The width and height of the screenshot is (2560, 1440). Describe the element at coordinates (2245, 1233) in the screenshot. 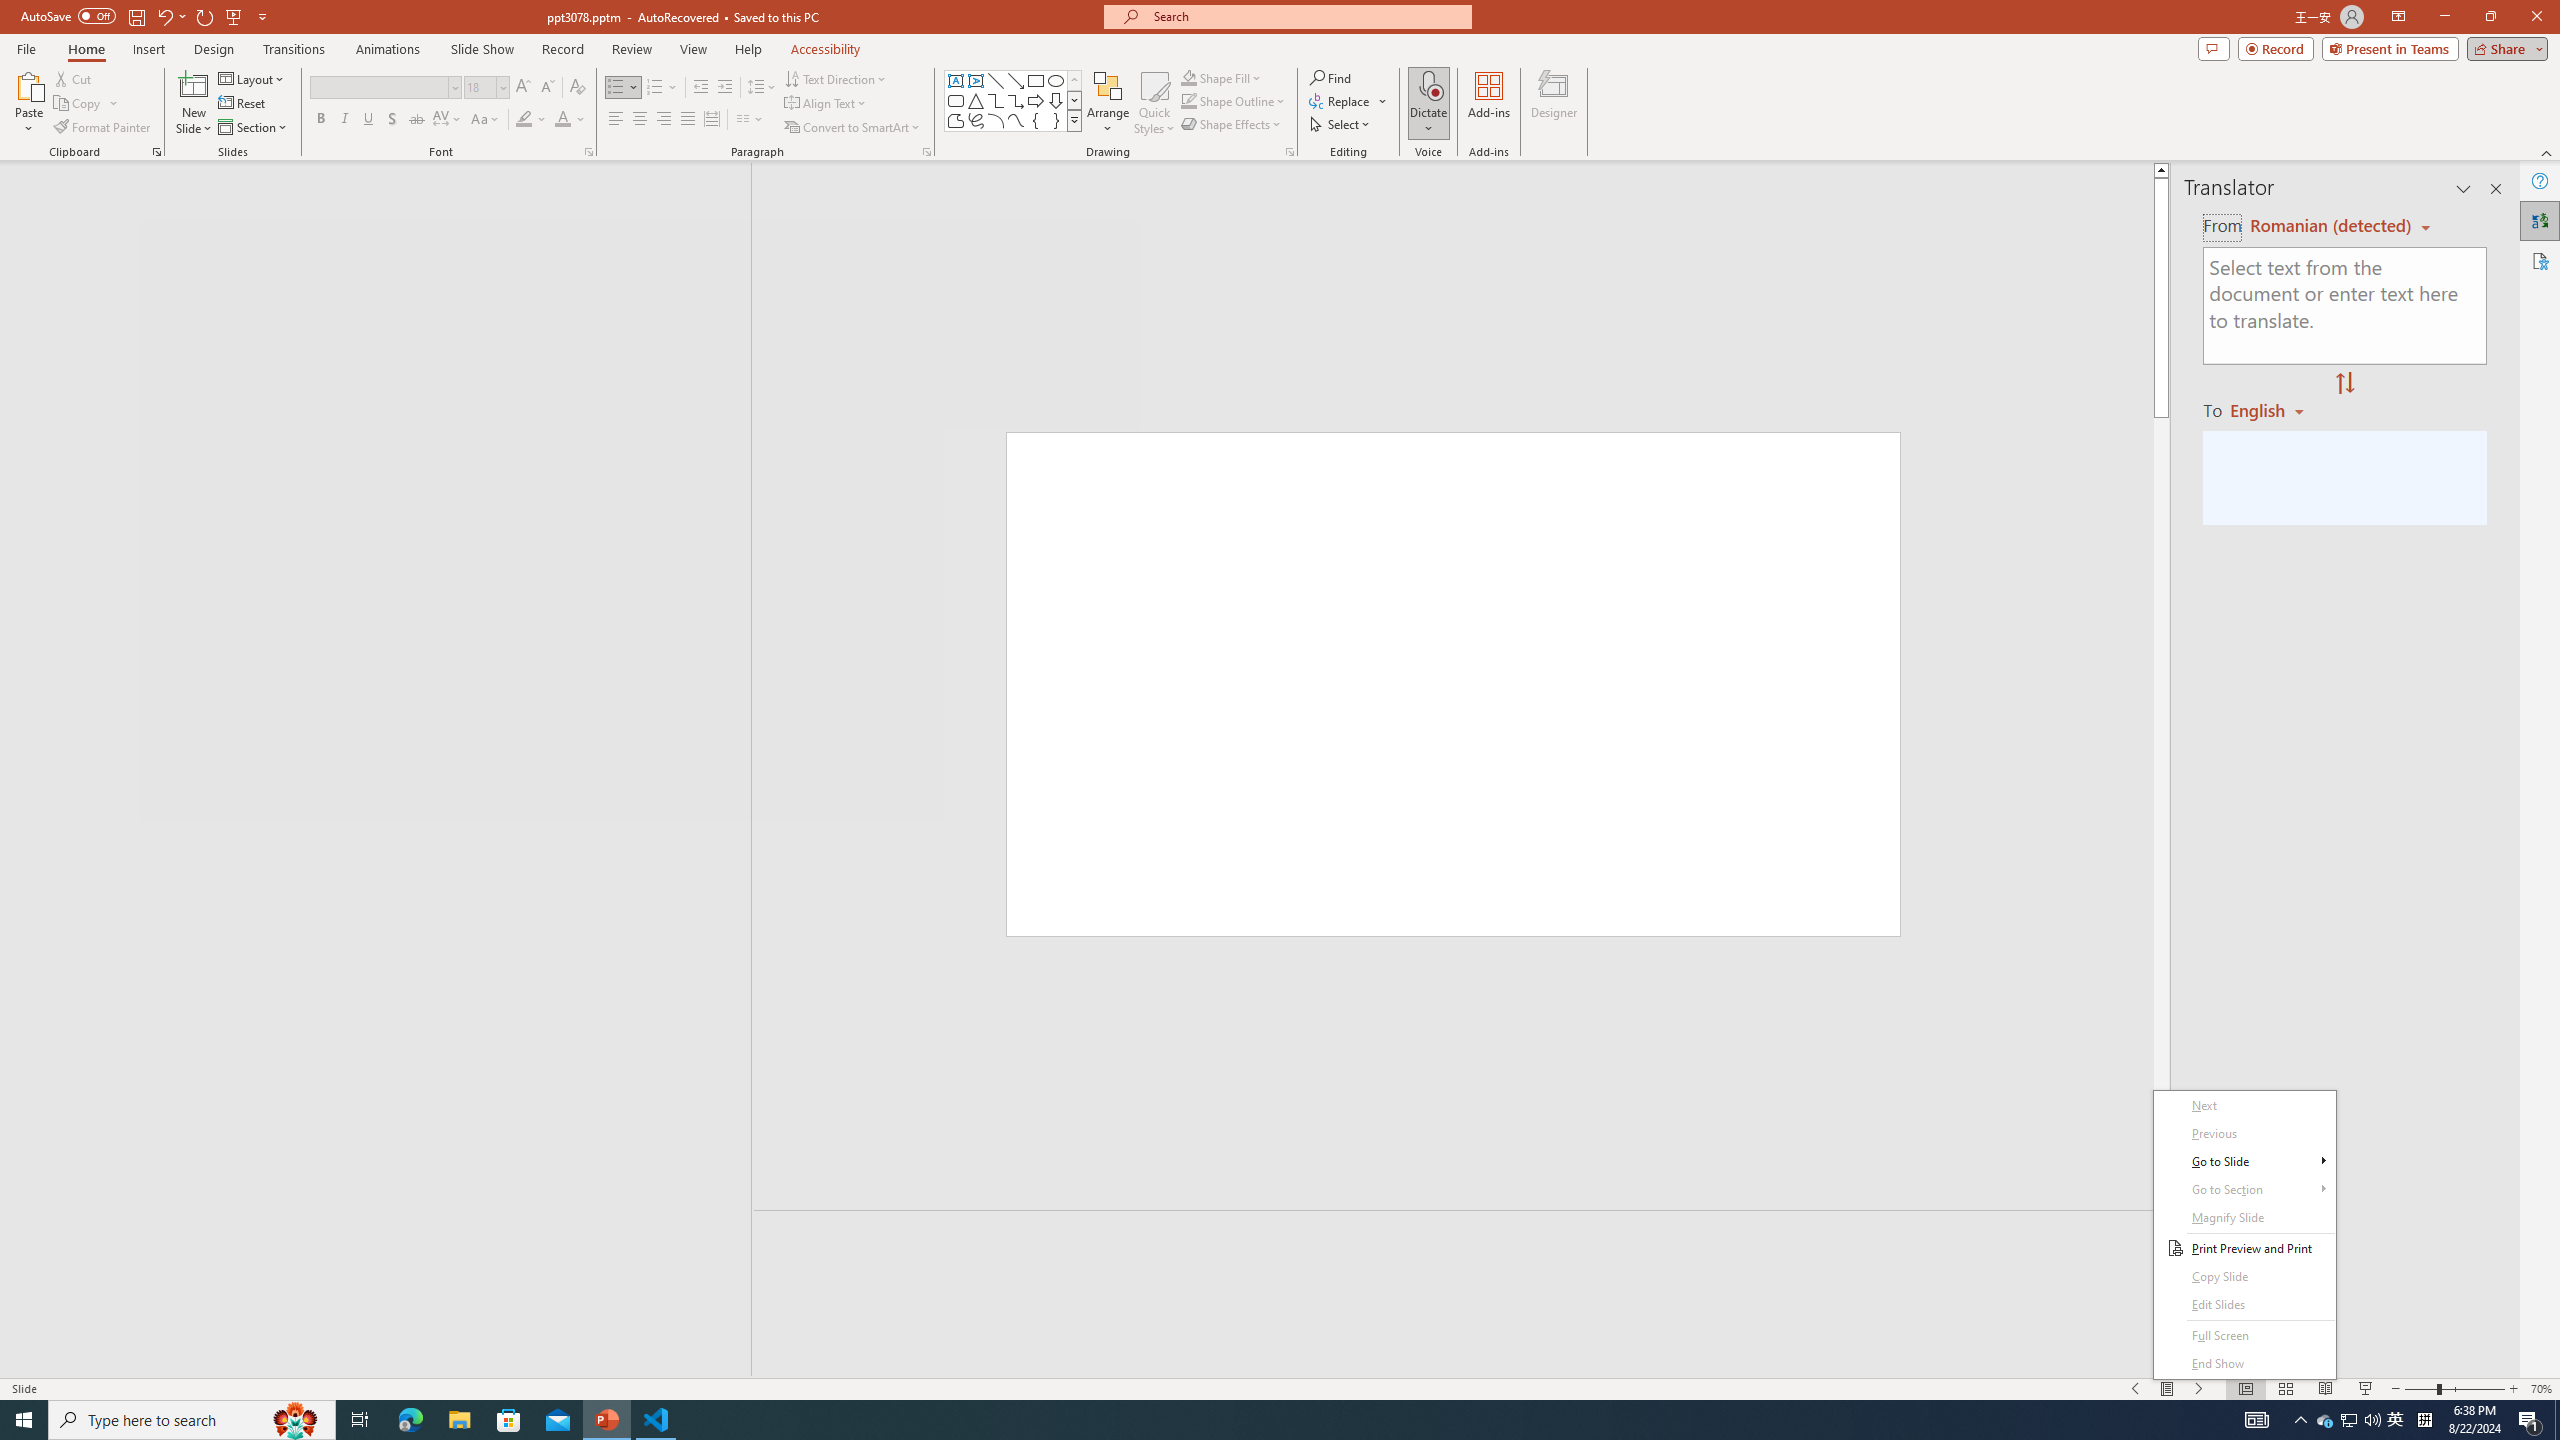

I see `'Class: NetUITWMenuContainer'` at that location.